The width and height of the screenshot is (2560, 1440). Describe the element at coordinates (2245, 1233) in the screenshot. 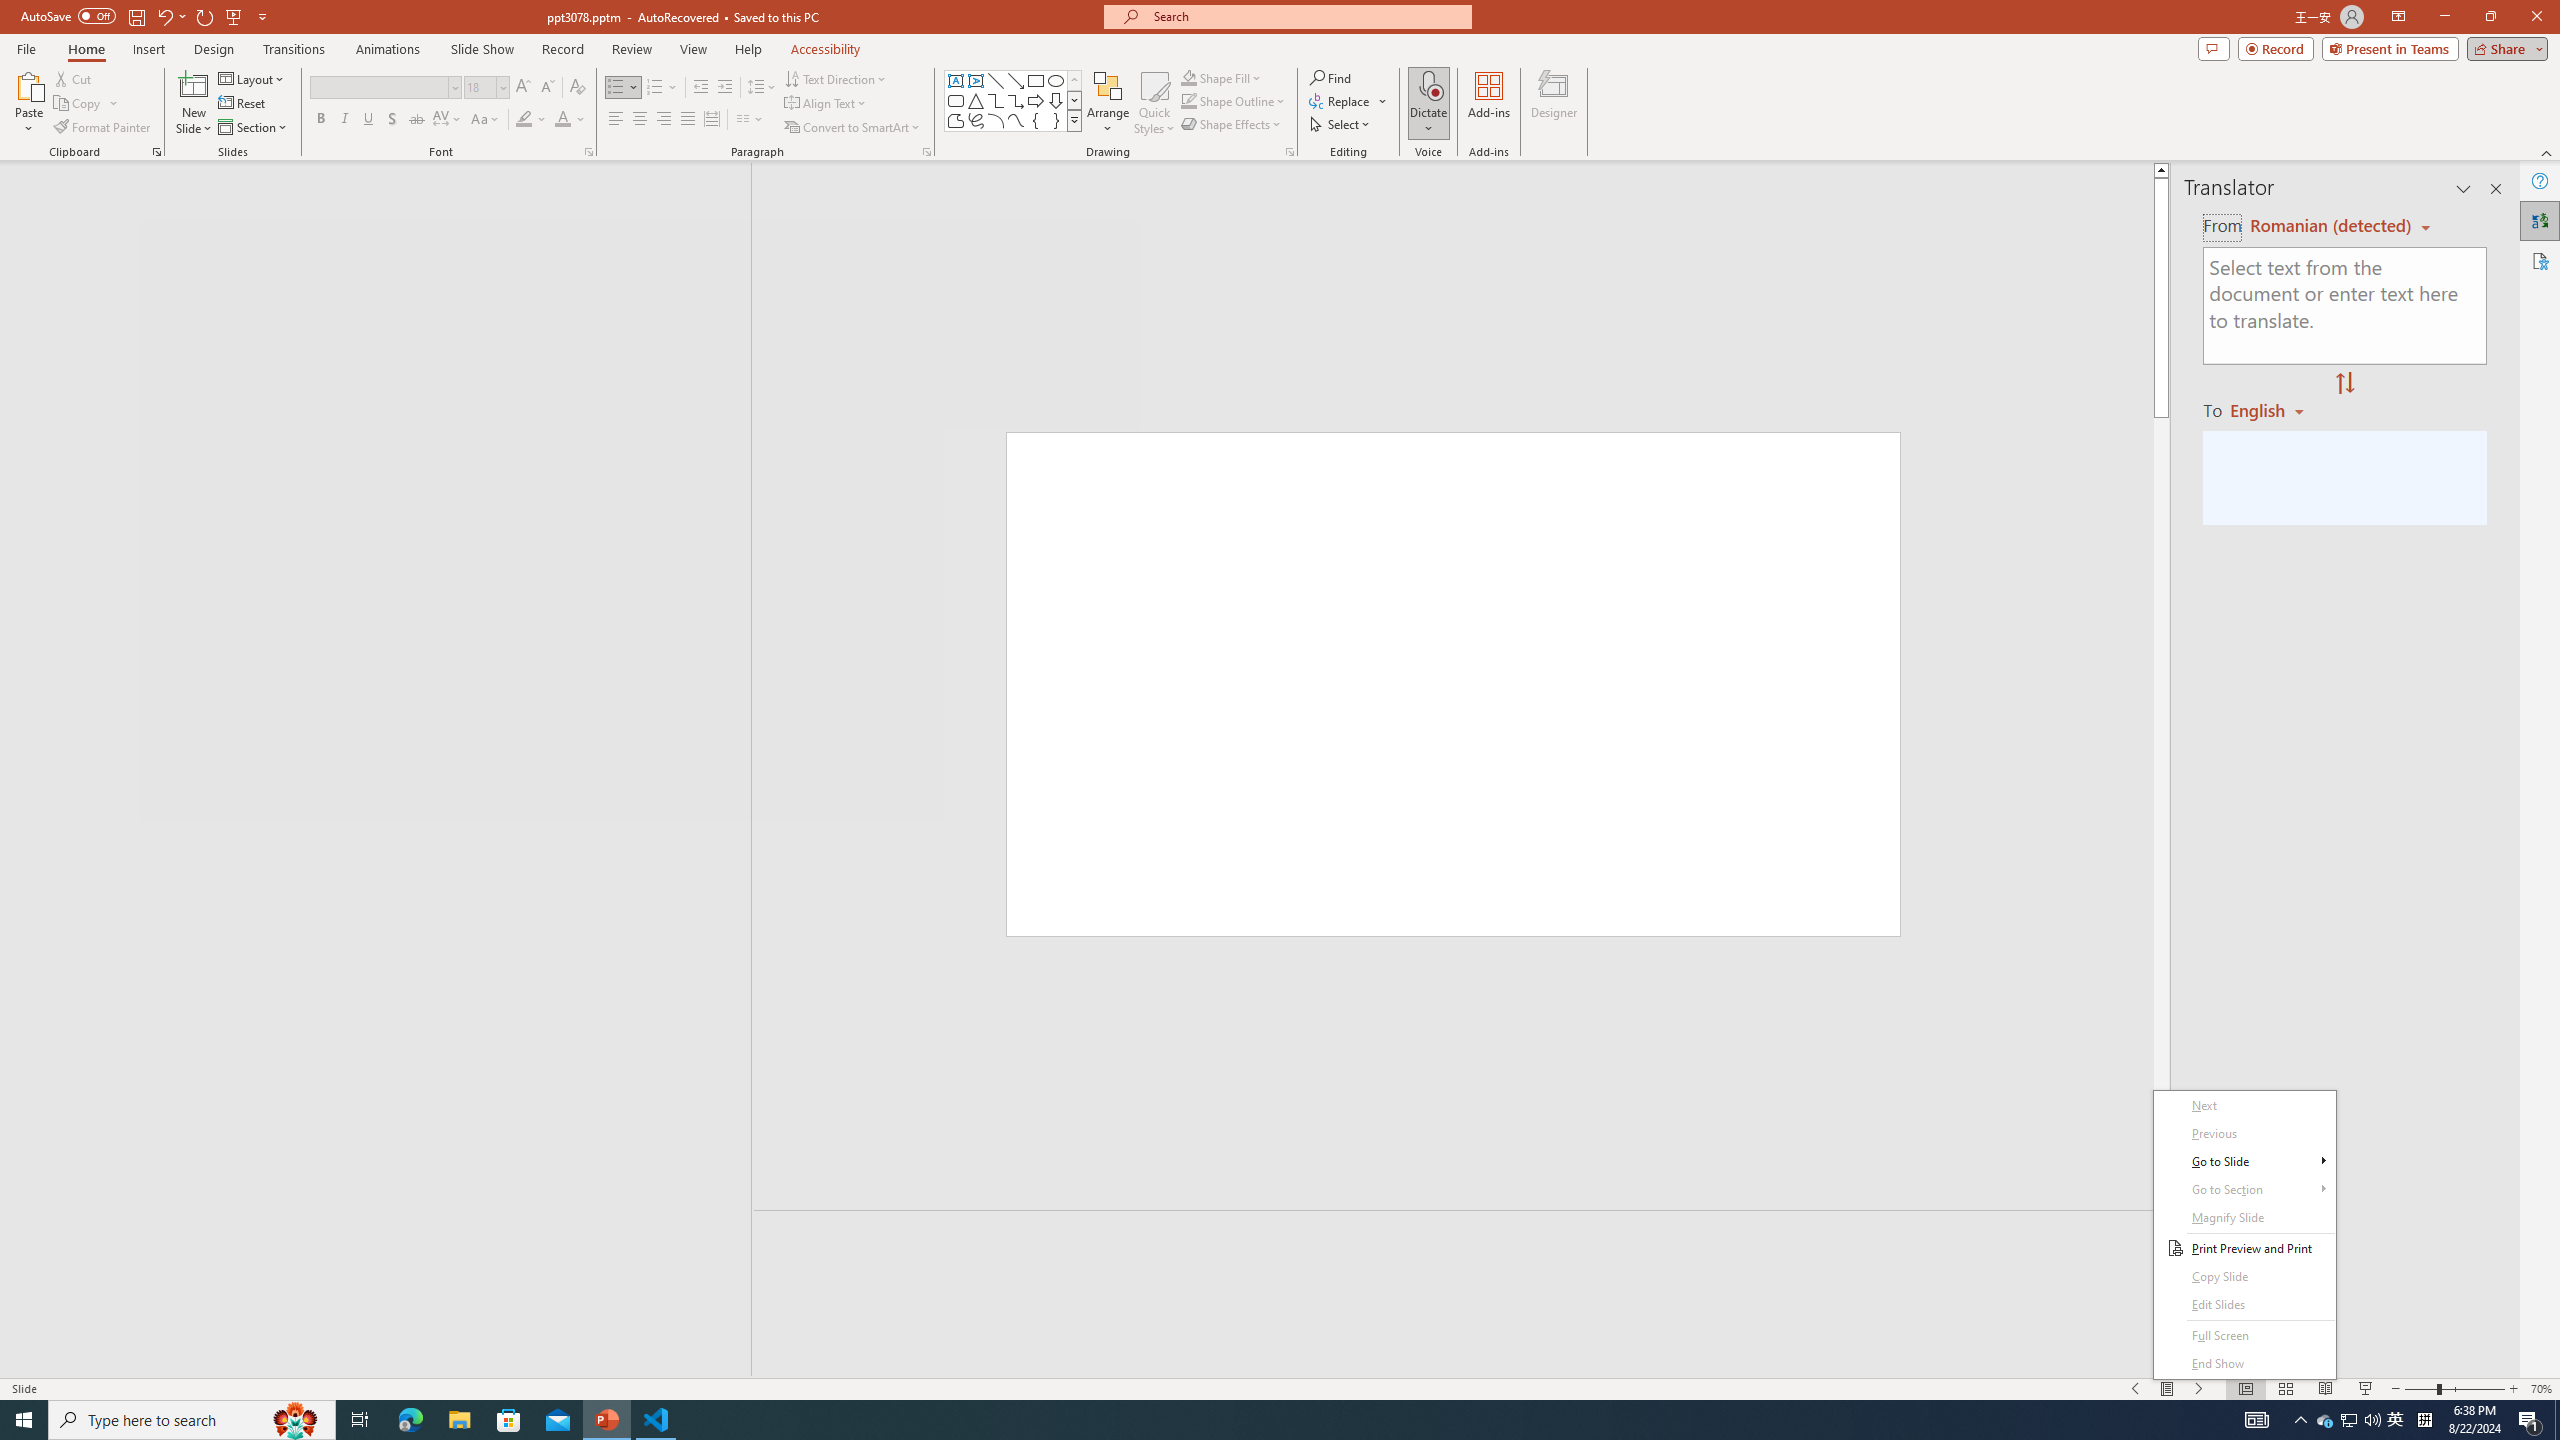

I see `'Class: NetUITWMenuContainer'` at that location.